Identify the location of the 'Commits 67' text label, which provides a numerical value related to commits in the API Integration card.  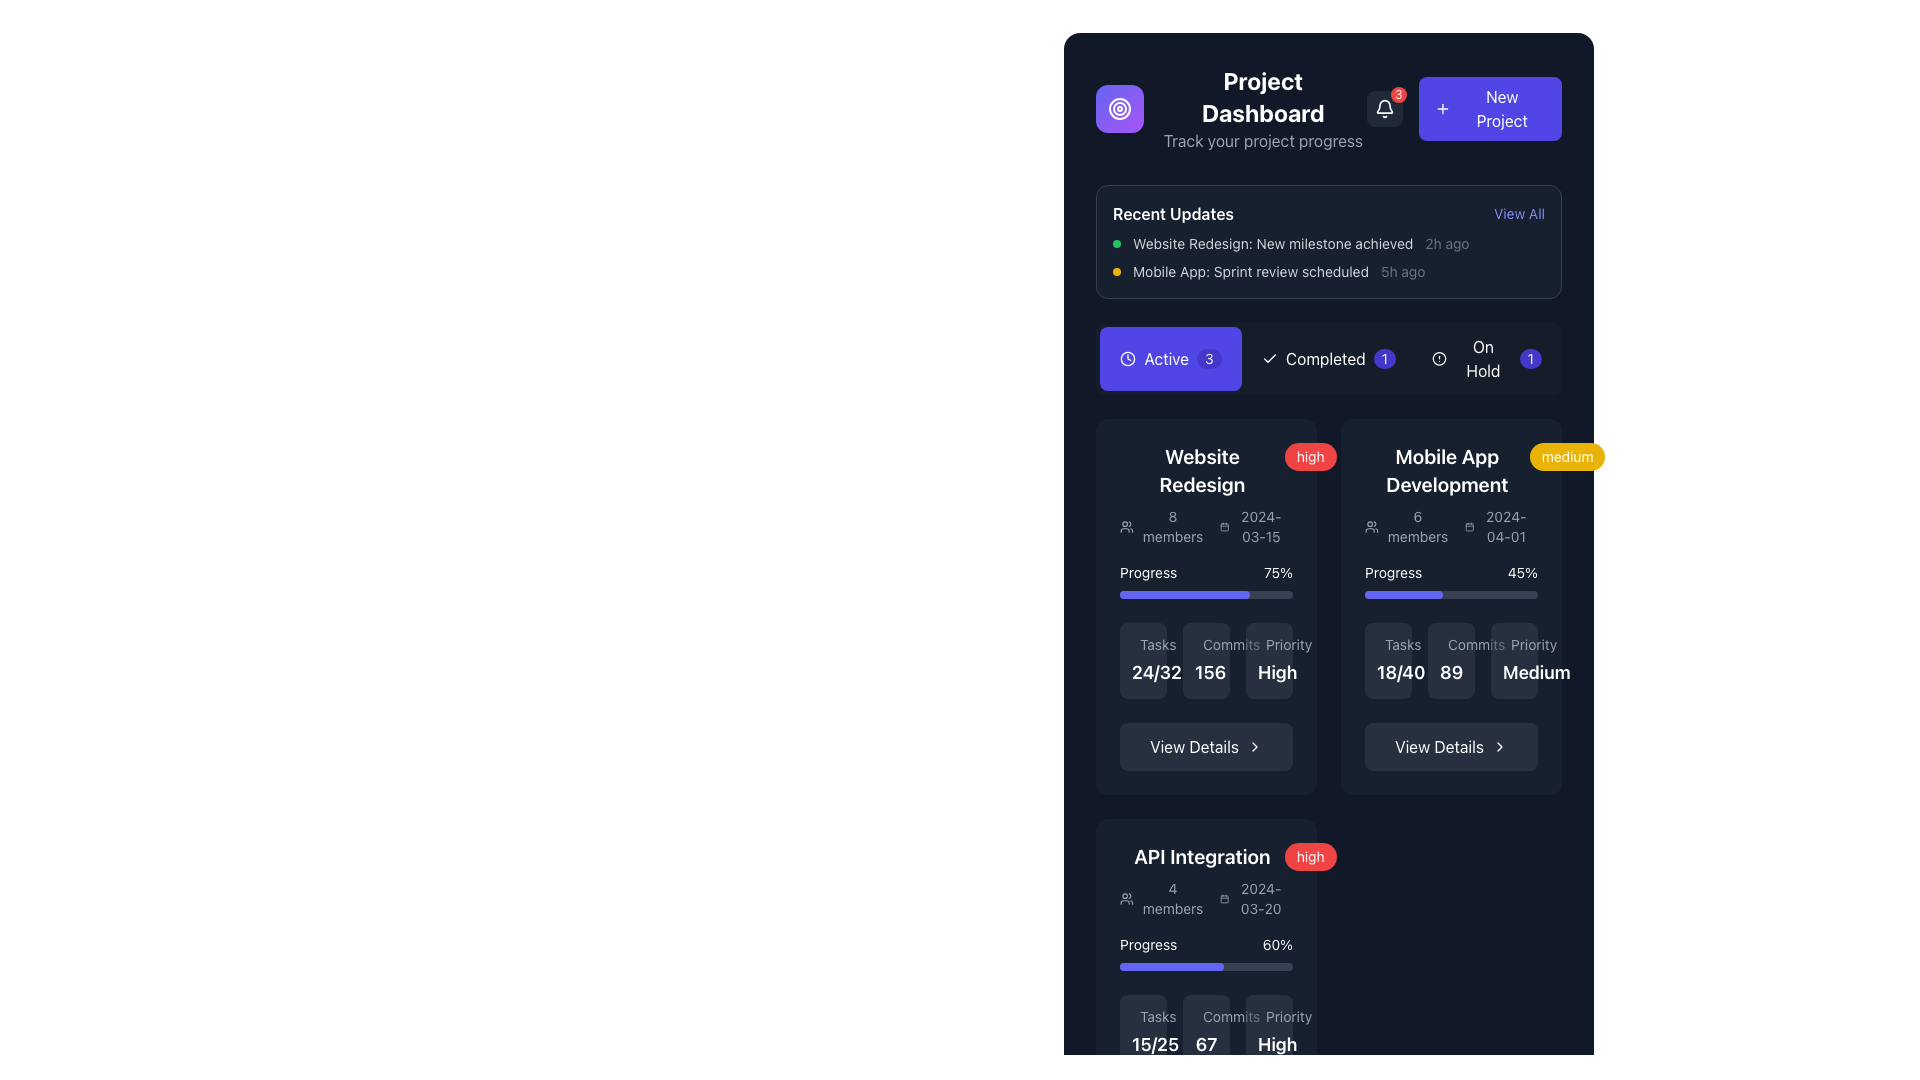
(1205, 1033).